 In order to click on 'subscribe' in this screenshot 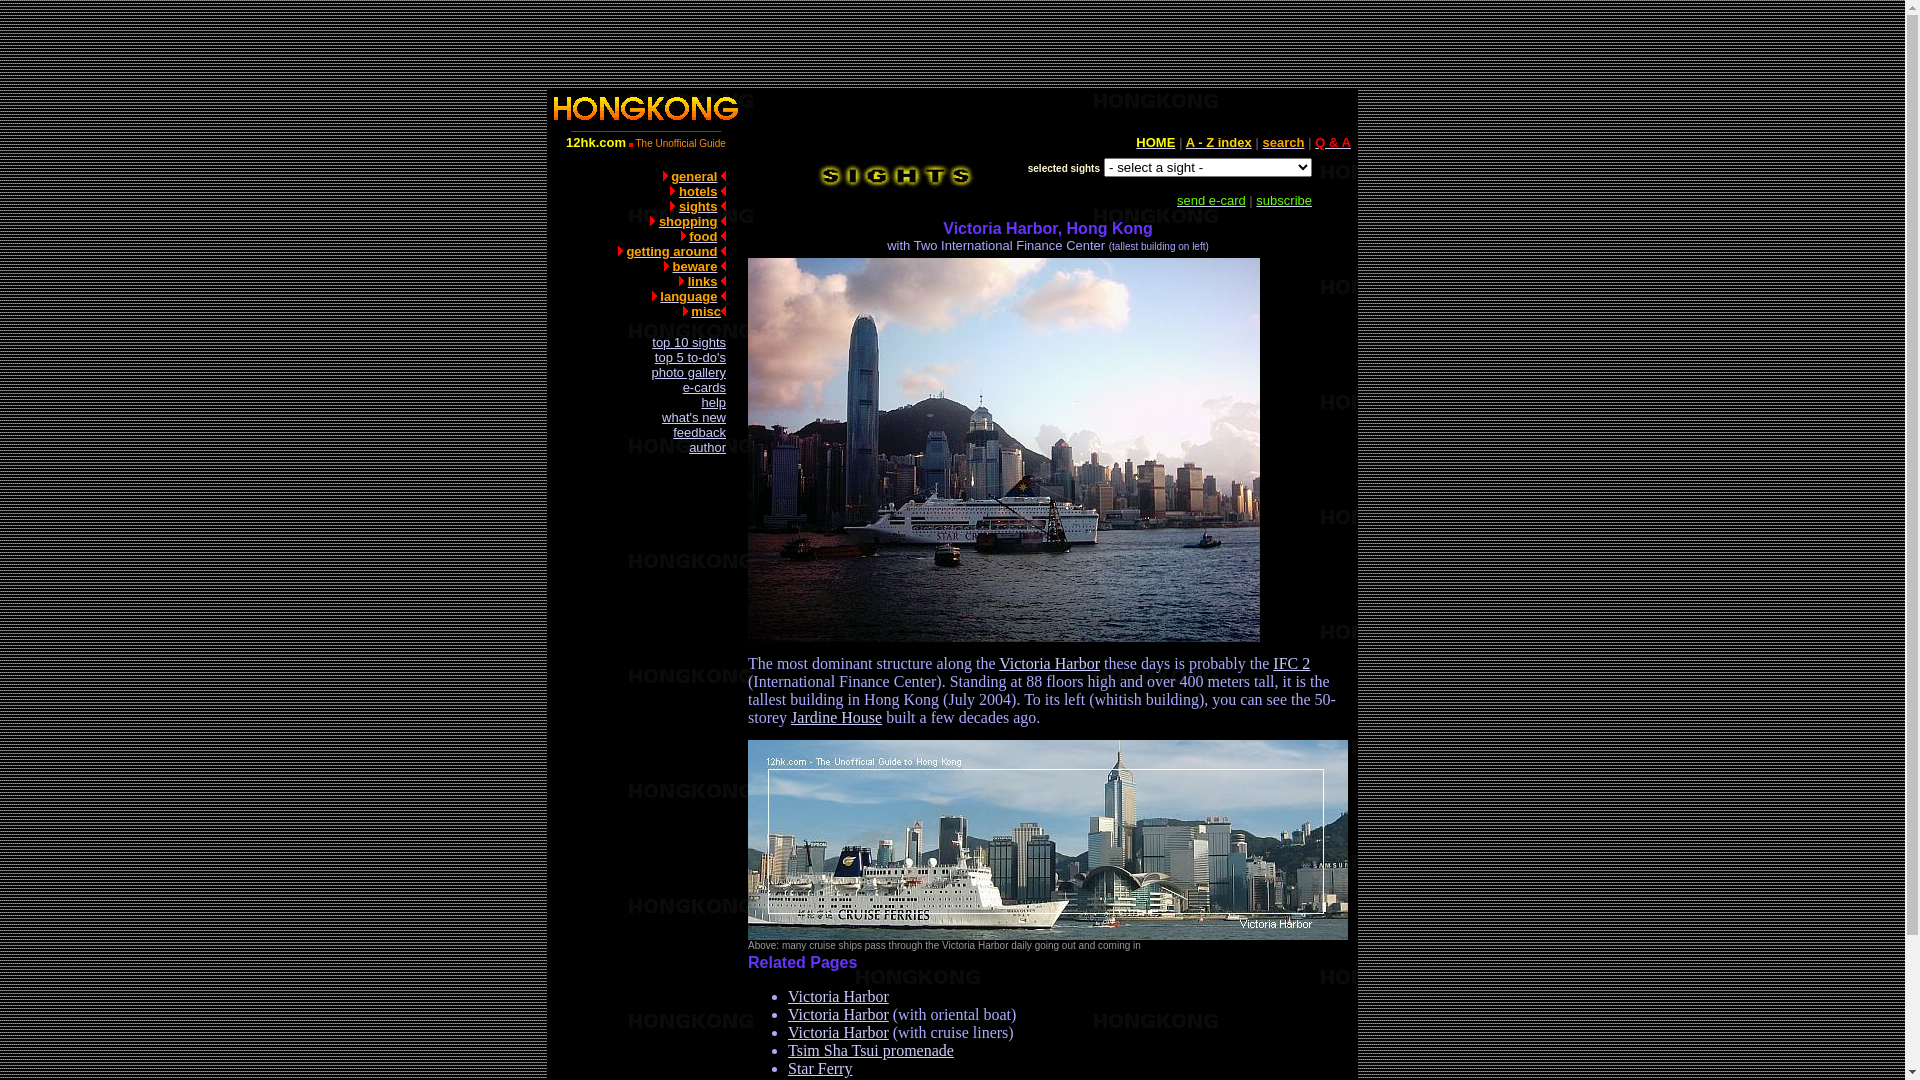, I will do `click(1283, 200)`.